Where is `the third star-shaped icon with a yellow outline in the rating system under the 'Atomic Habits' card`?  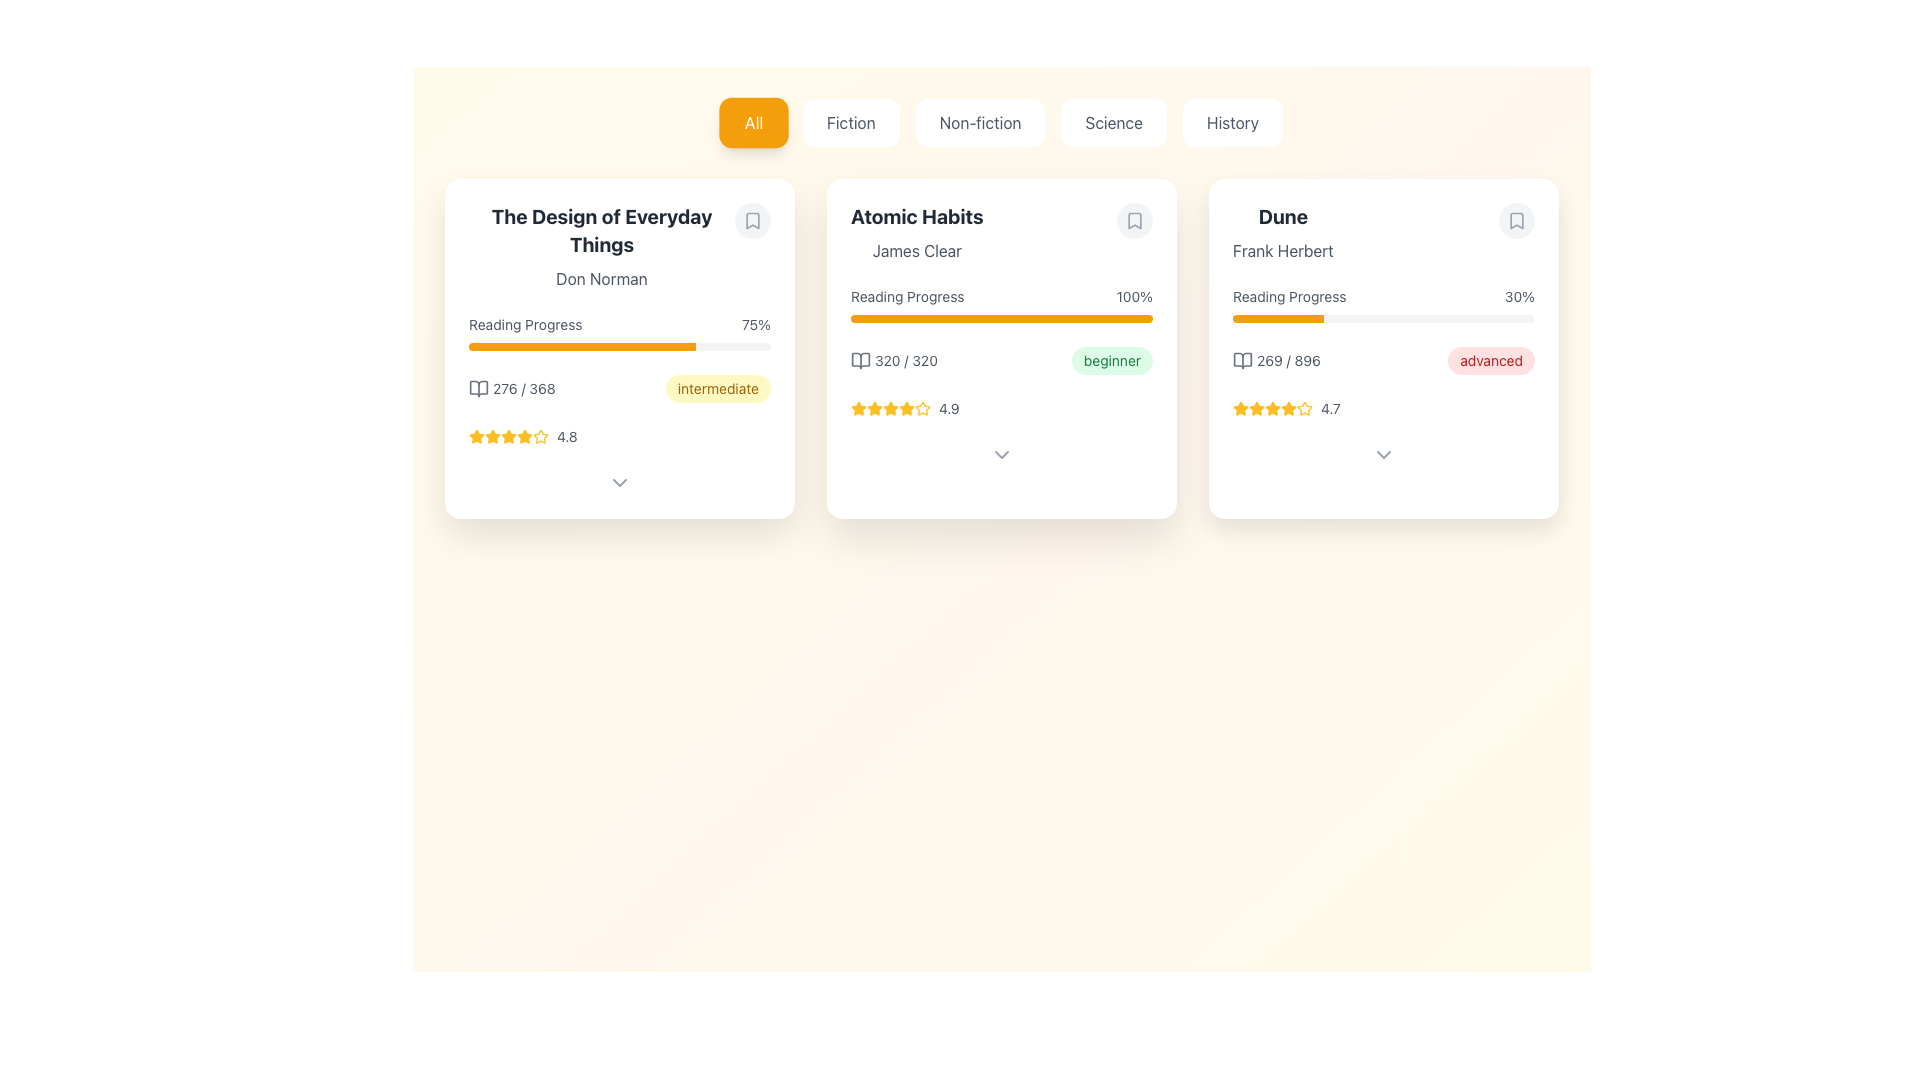 the third star-shaped icon with a yellow outline in the rating system under the 'Atomic Habits' card is located at coordinates (859, 407).